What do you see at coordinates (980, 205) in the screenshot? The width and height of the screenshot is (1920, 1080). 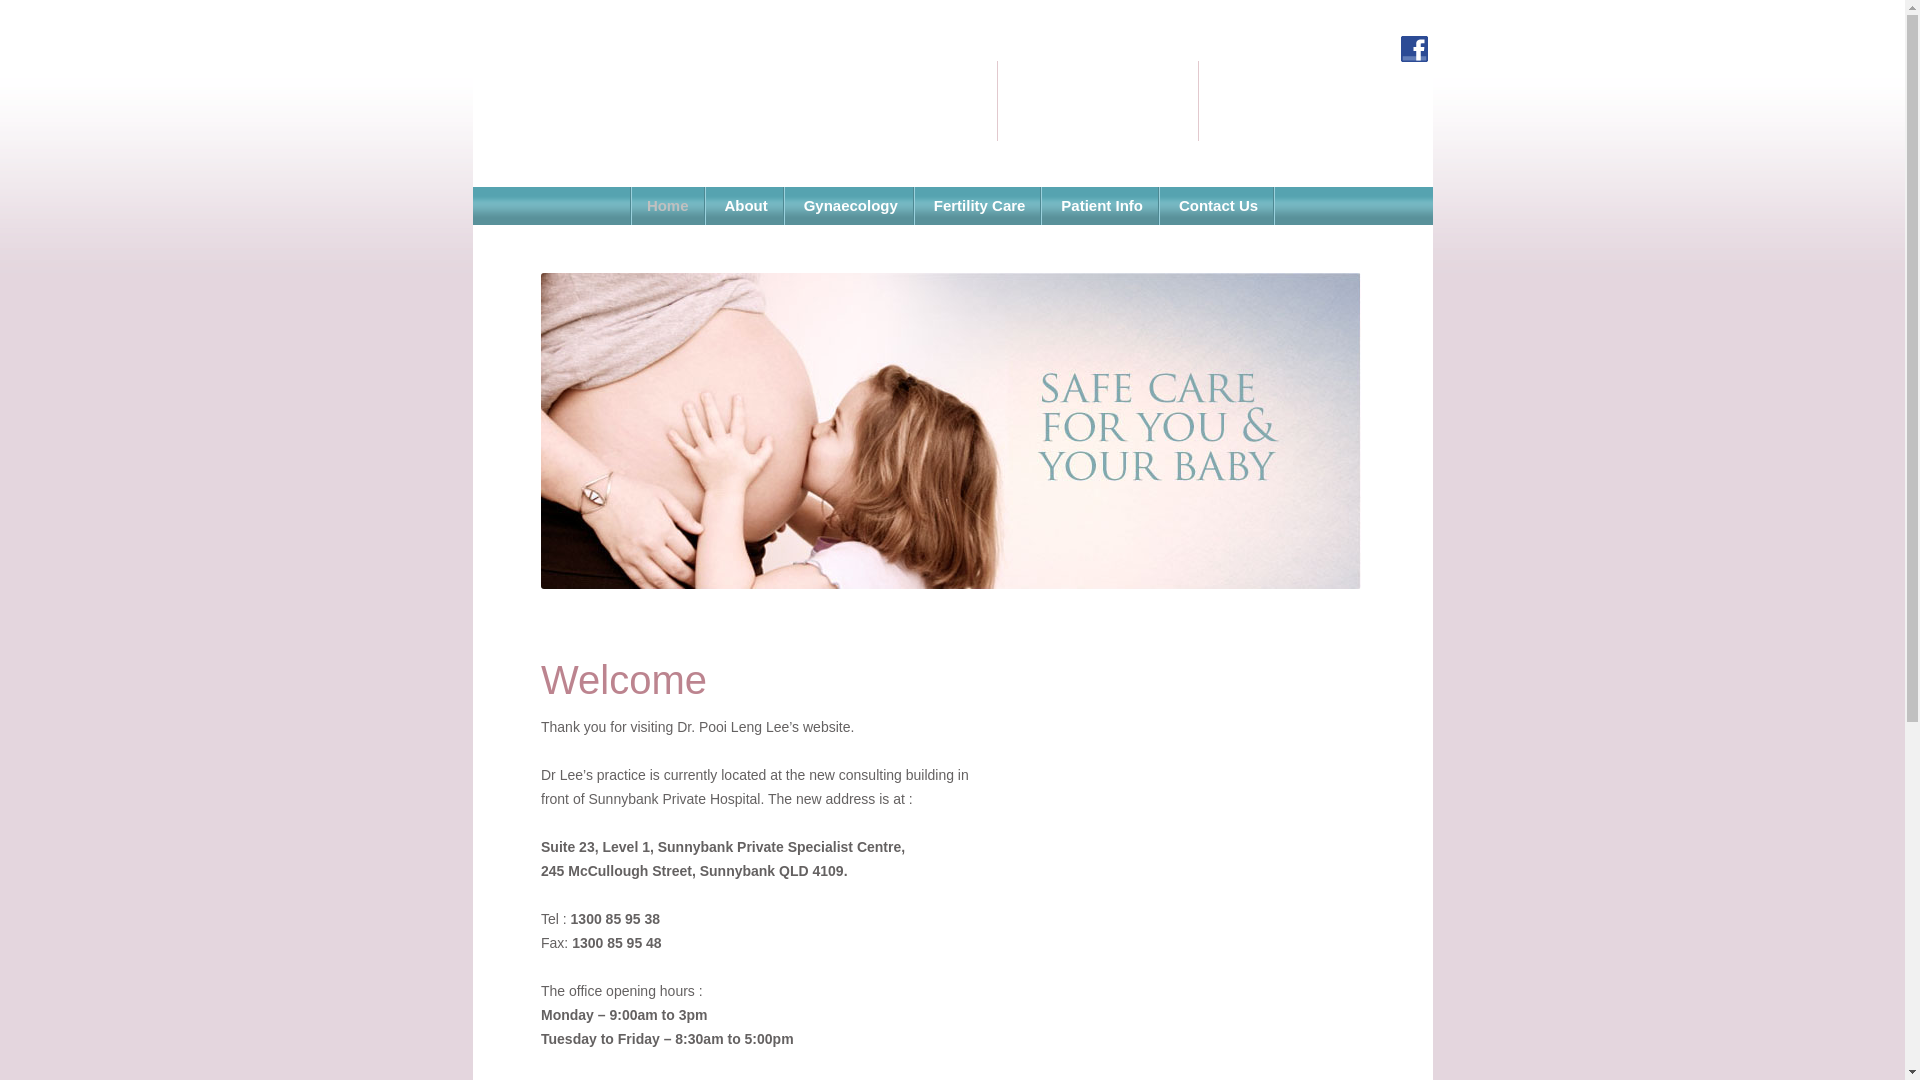 I see `'Fertility Care'` at bounding box center [980, 205].